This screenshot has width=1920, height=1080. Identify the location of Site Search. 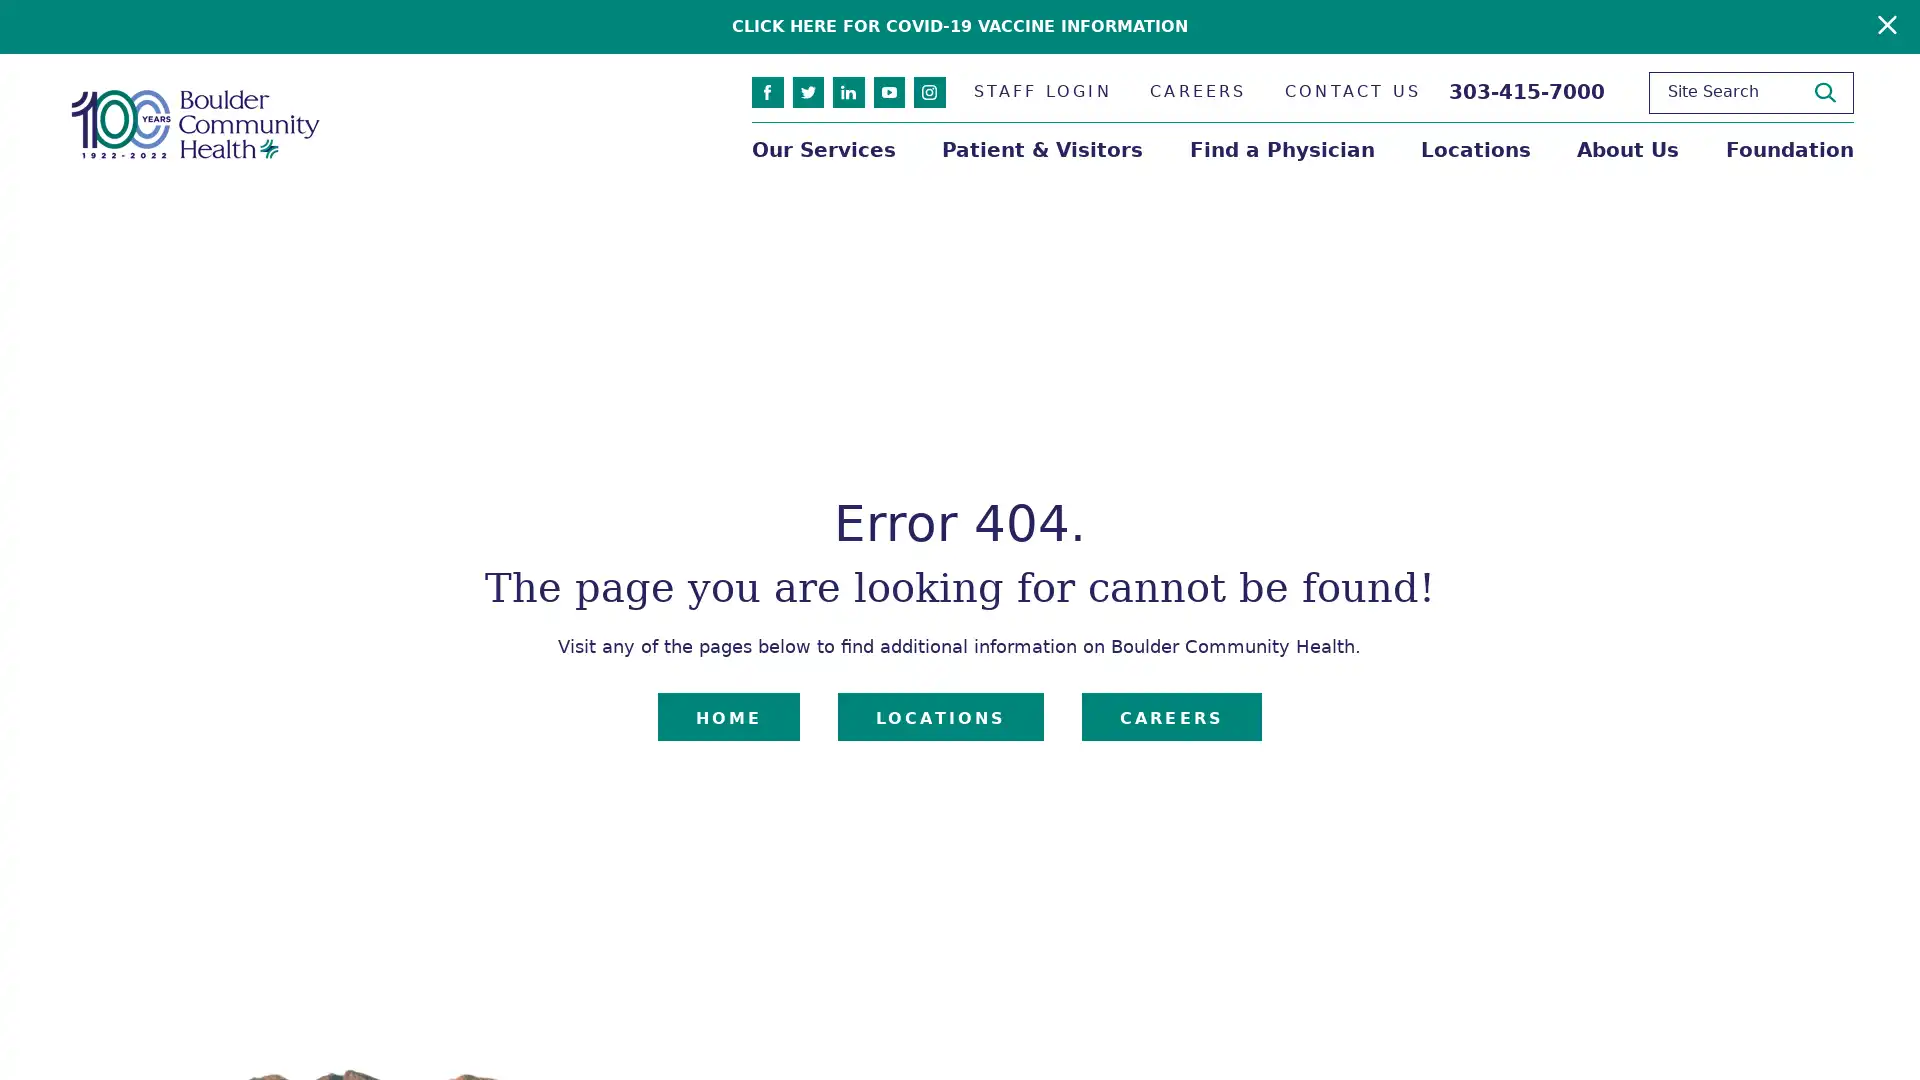
(1833, 92).